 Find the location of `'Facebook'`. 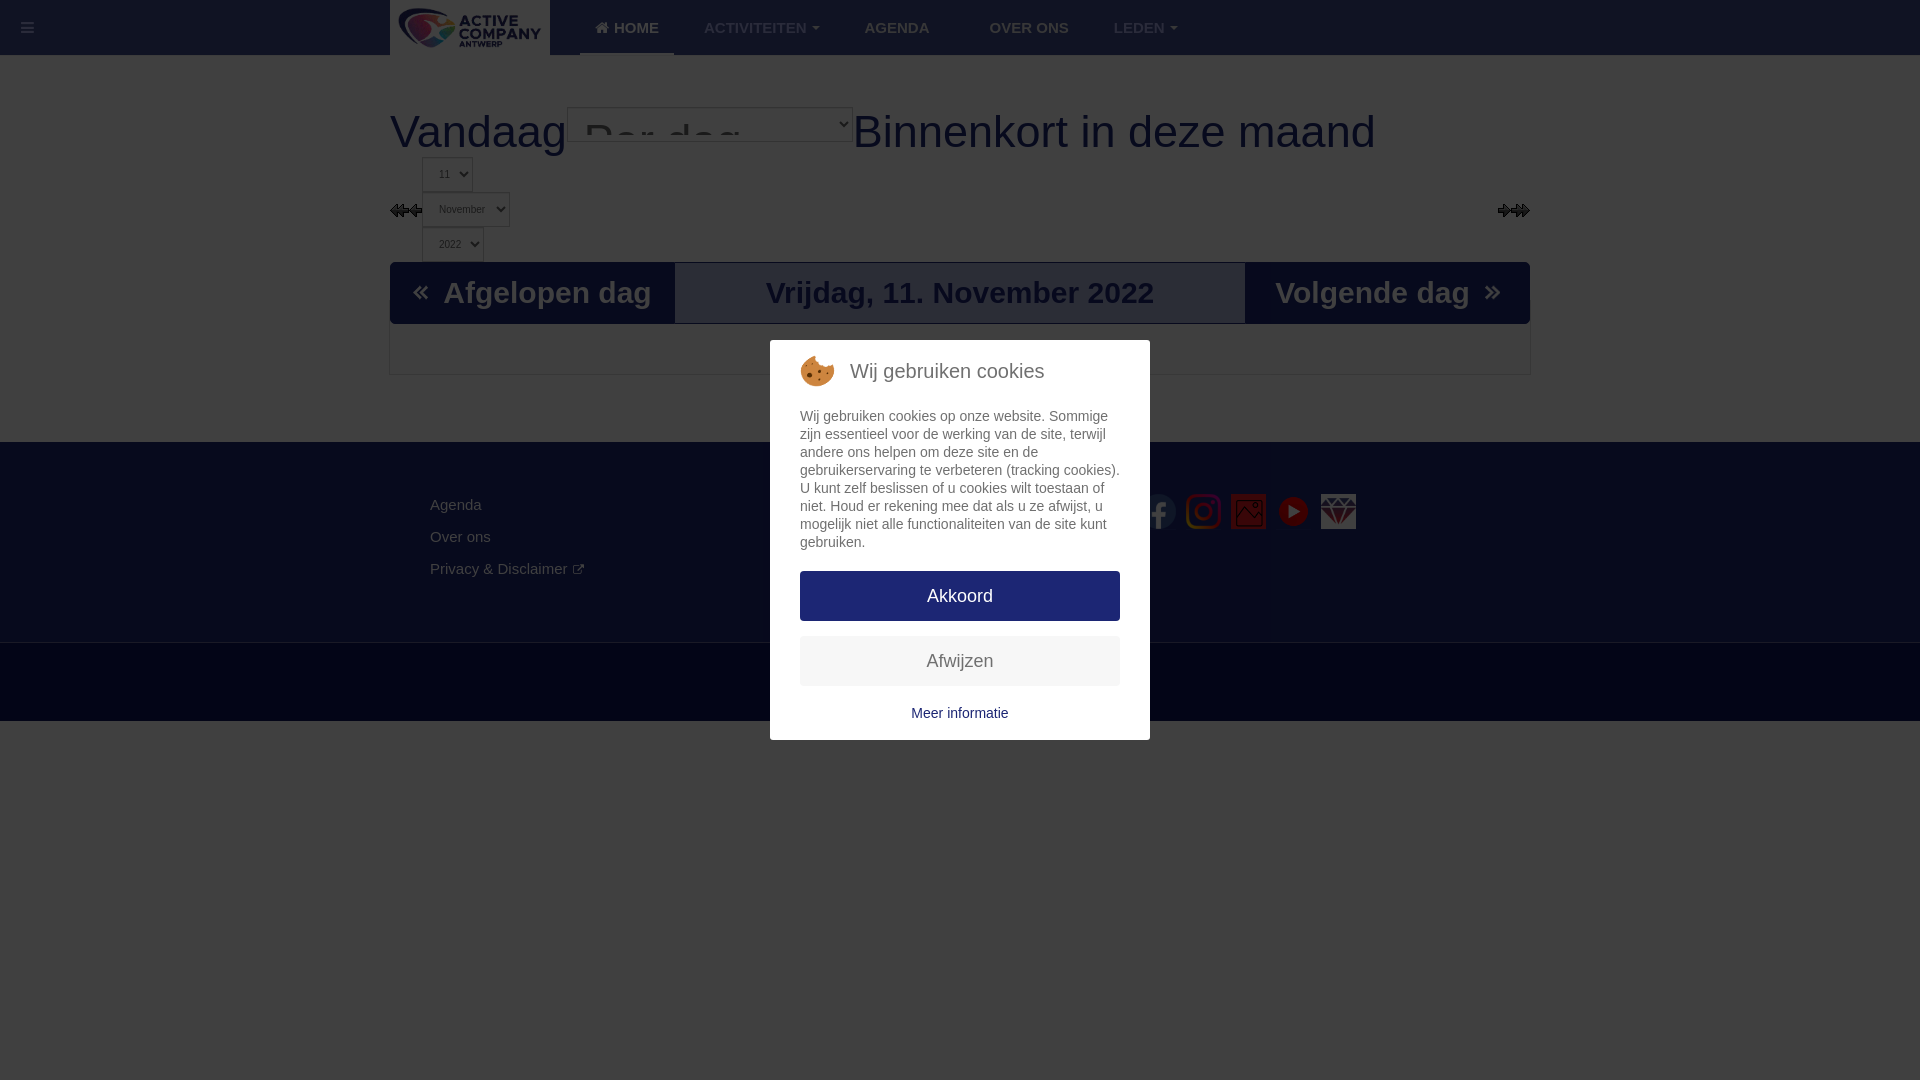

'Facebook' is located at coordinates (1158, 510).